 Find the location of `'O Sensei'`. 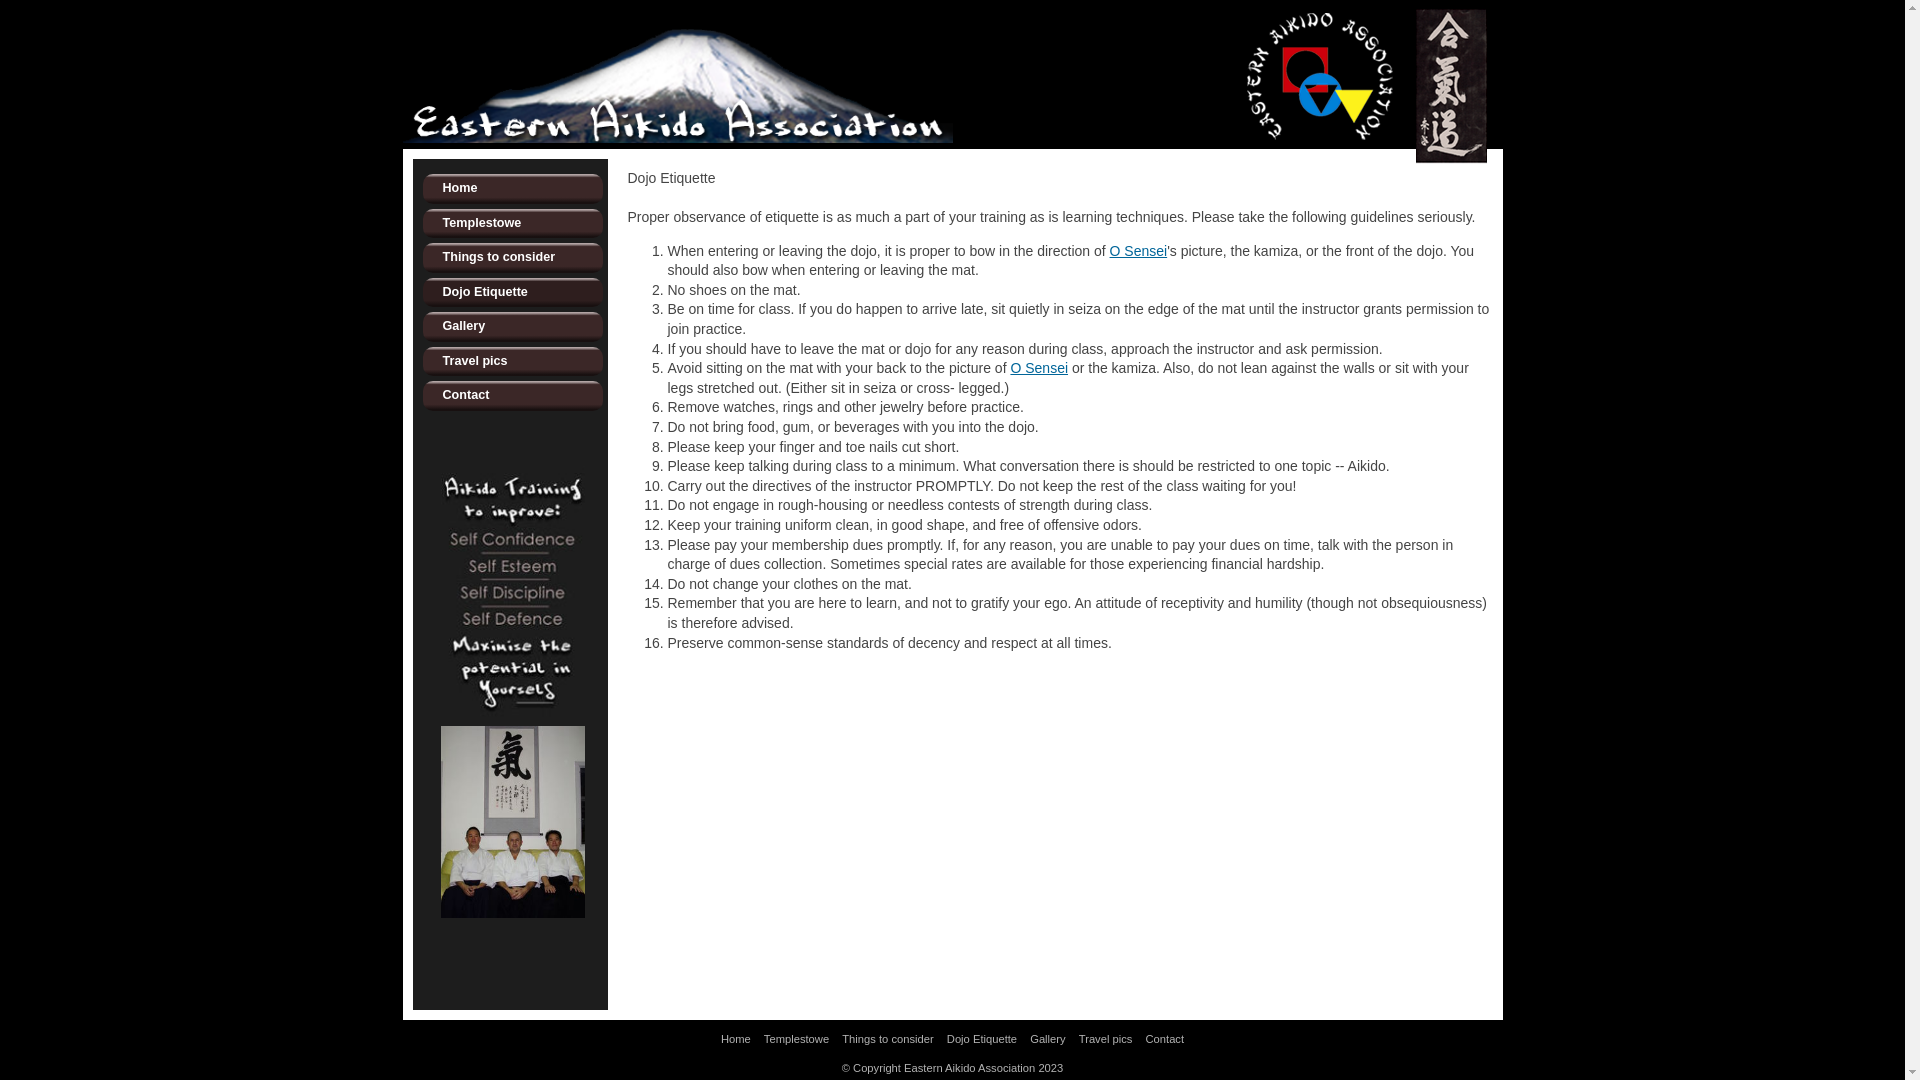

'O Sensei' is located at coordinates (1138, 249).